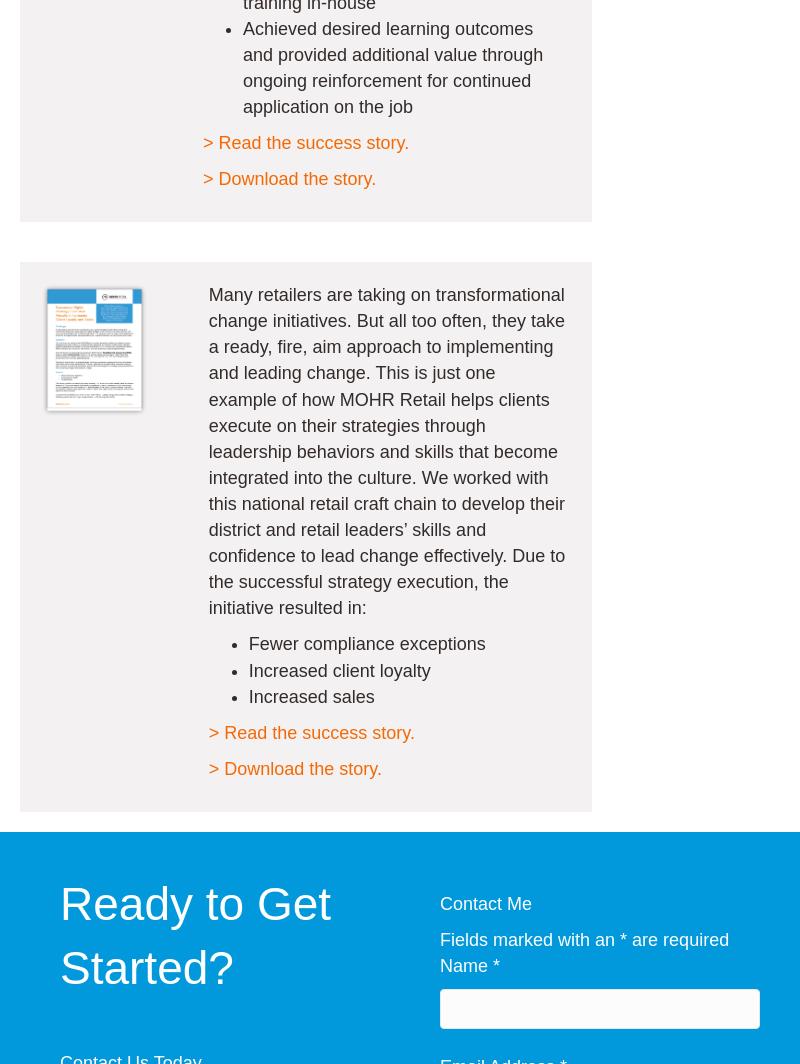  I want to click on 'Contact Me', so click(486, 903).